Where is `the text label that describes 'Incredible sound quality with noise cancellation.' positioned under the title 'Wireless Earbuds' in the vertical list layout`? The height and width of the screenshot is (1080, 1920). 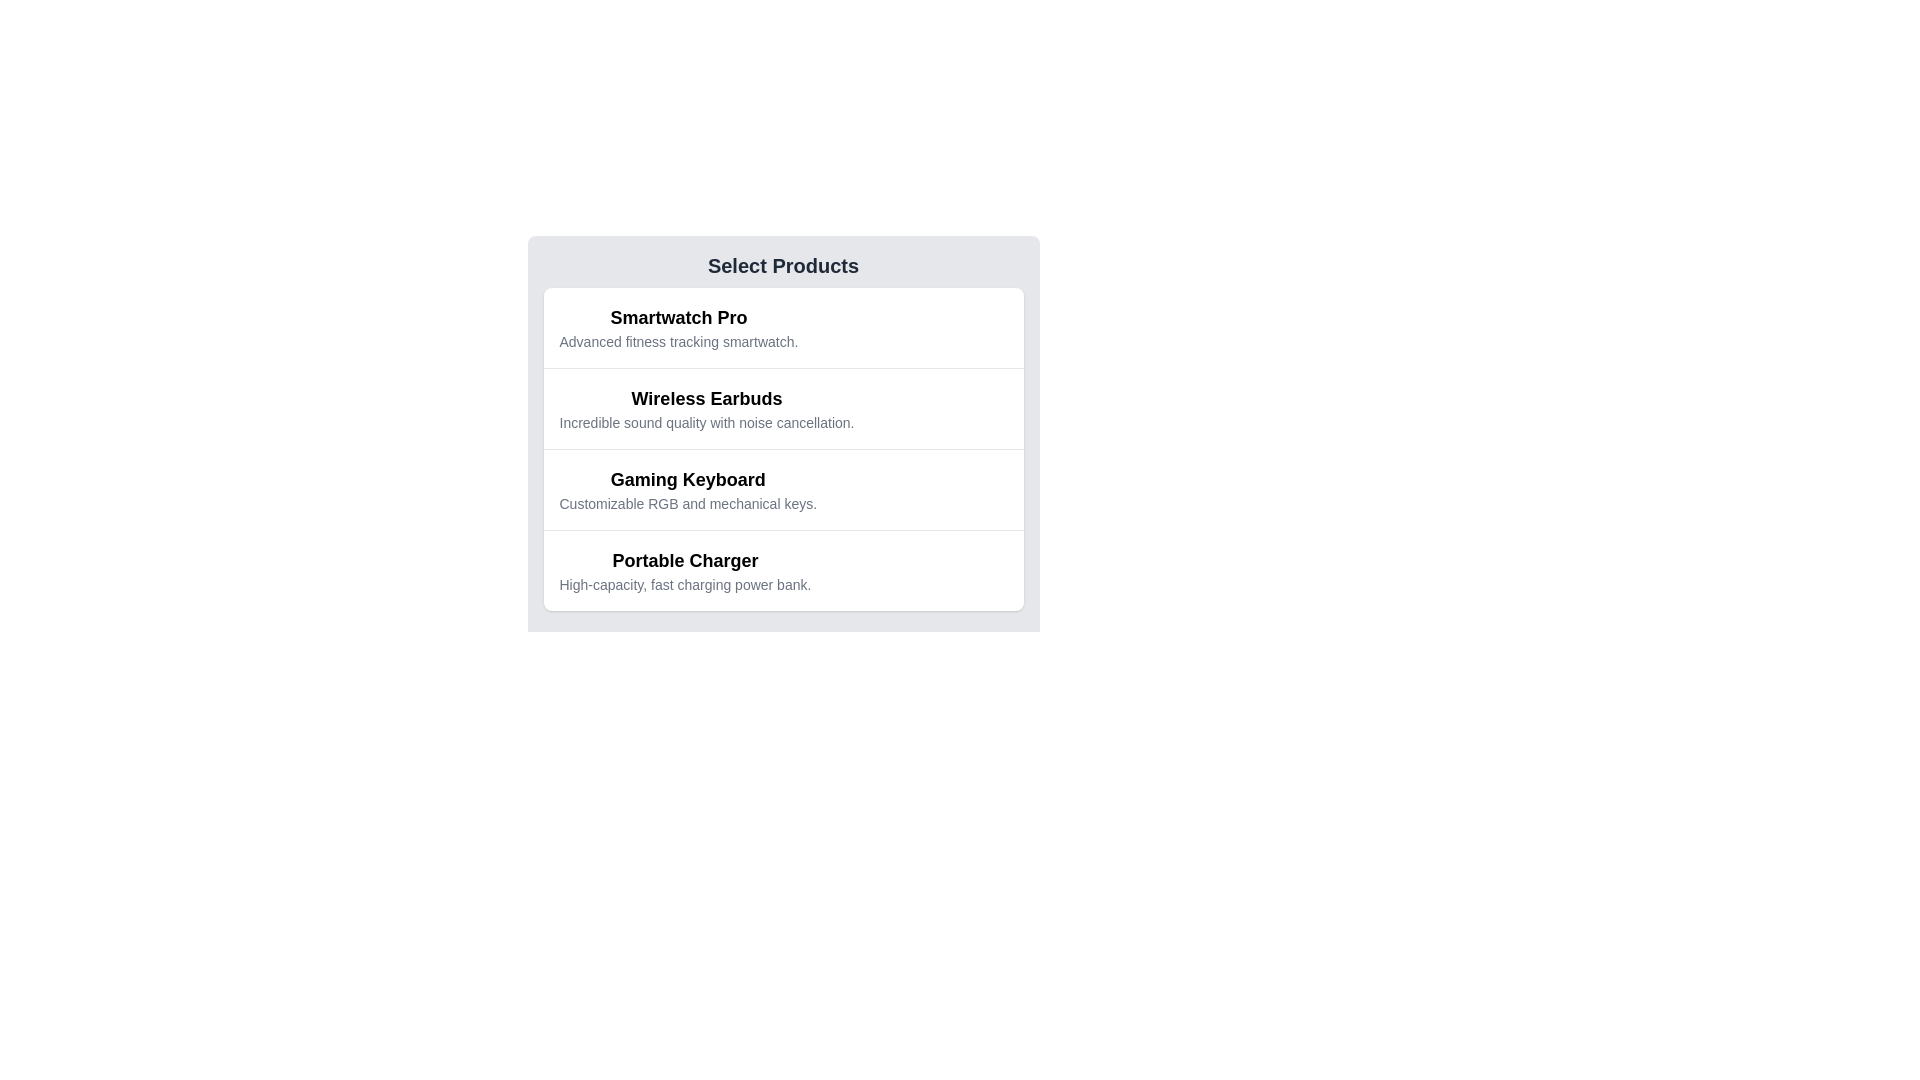 the text label that describes 'Incredible sound quality with noise cancellation.' positioned under the title 'Wireless Earbuds' in the vertical list layout is located at coordinates (706, 422).